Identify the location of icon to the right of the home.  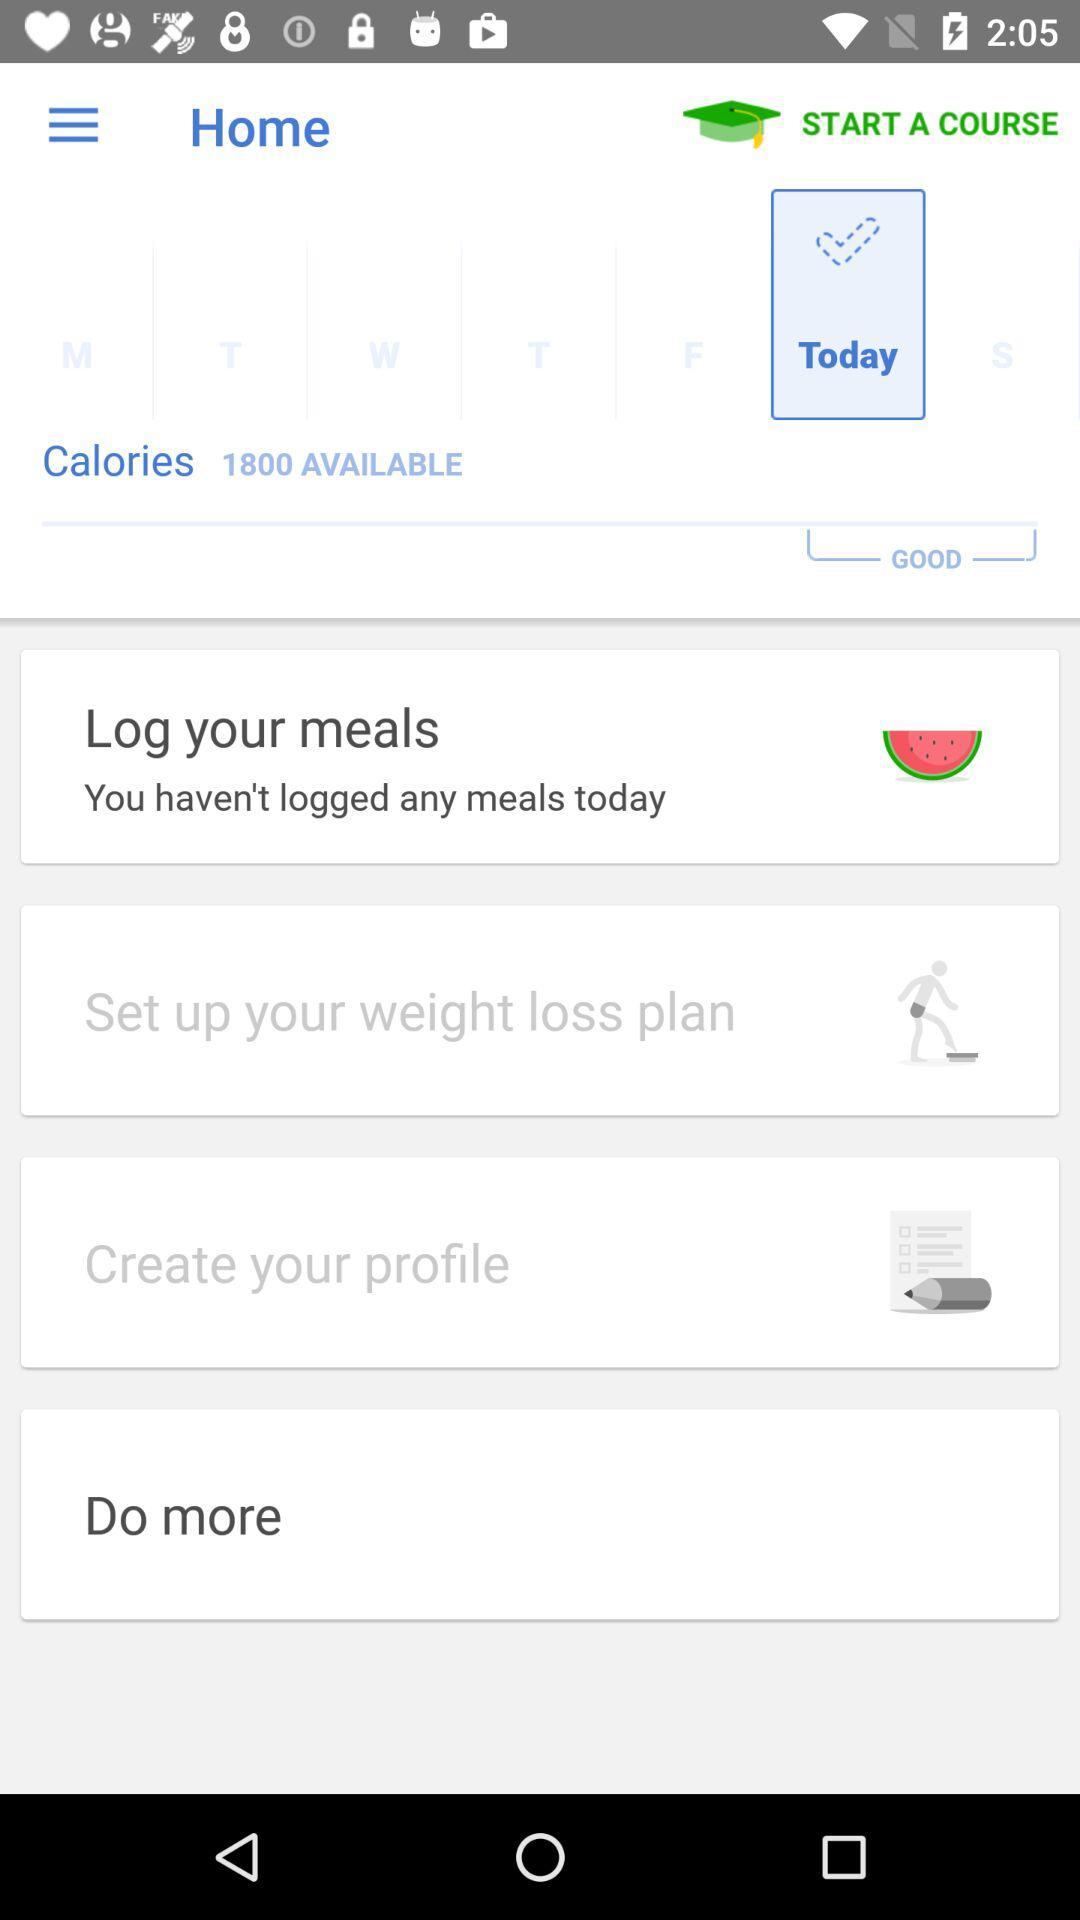
(870, 124).